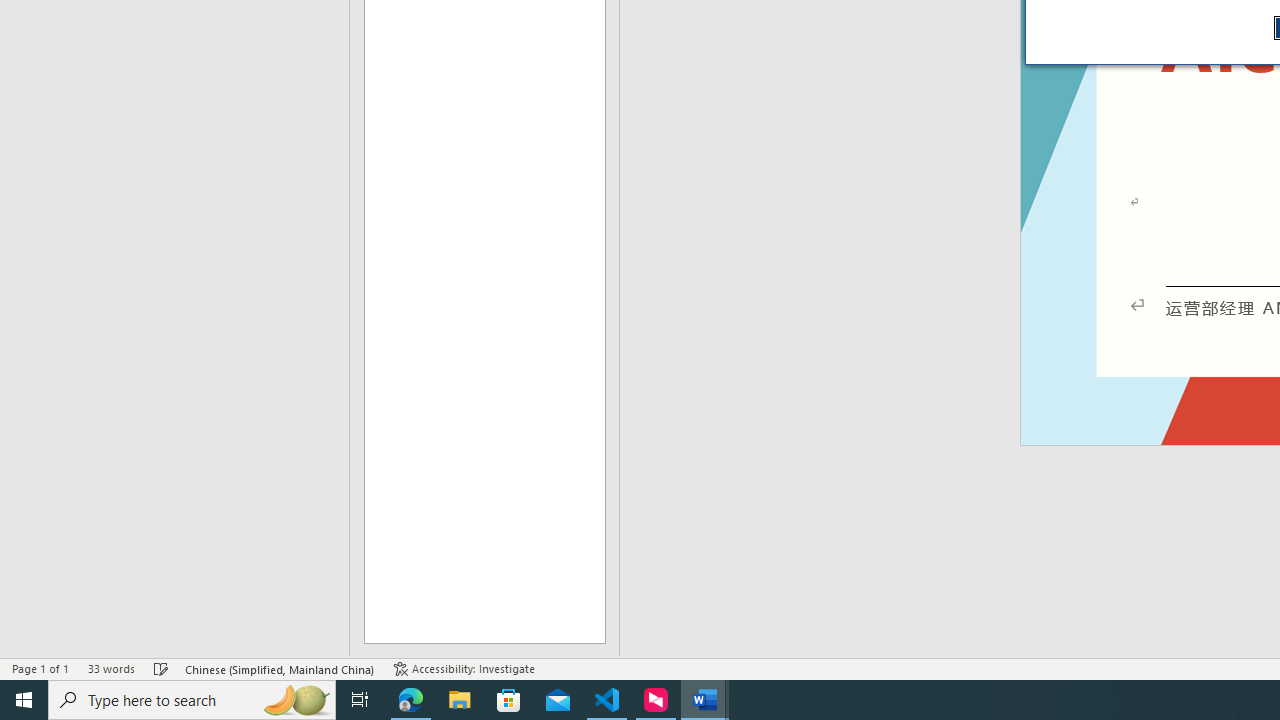  I want to click on 'Type here to search', so click(192, 698).